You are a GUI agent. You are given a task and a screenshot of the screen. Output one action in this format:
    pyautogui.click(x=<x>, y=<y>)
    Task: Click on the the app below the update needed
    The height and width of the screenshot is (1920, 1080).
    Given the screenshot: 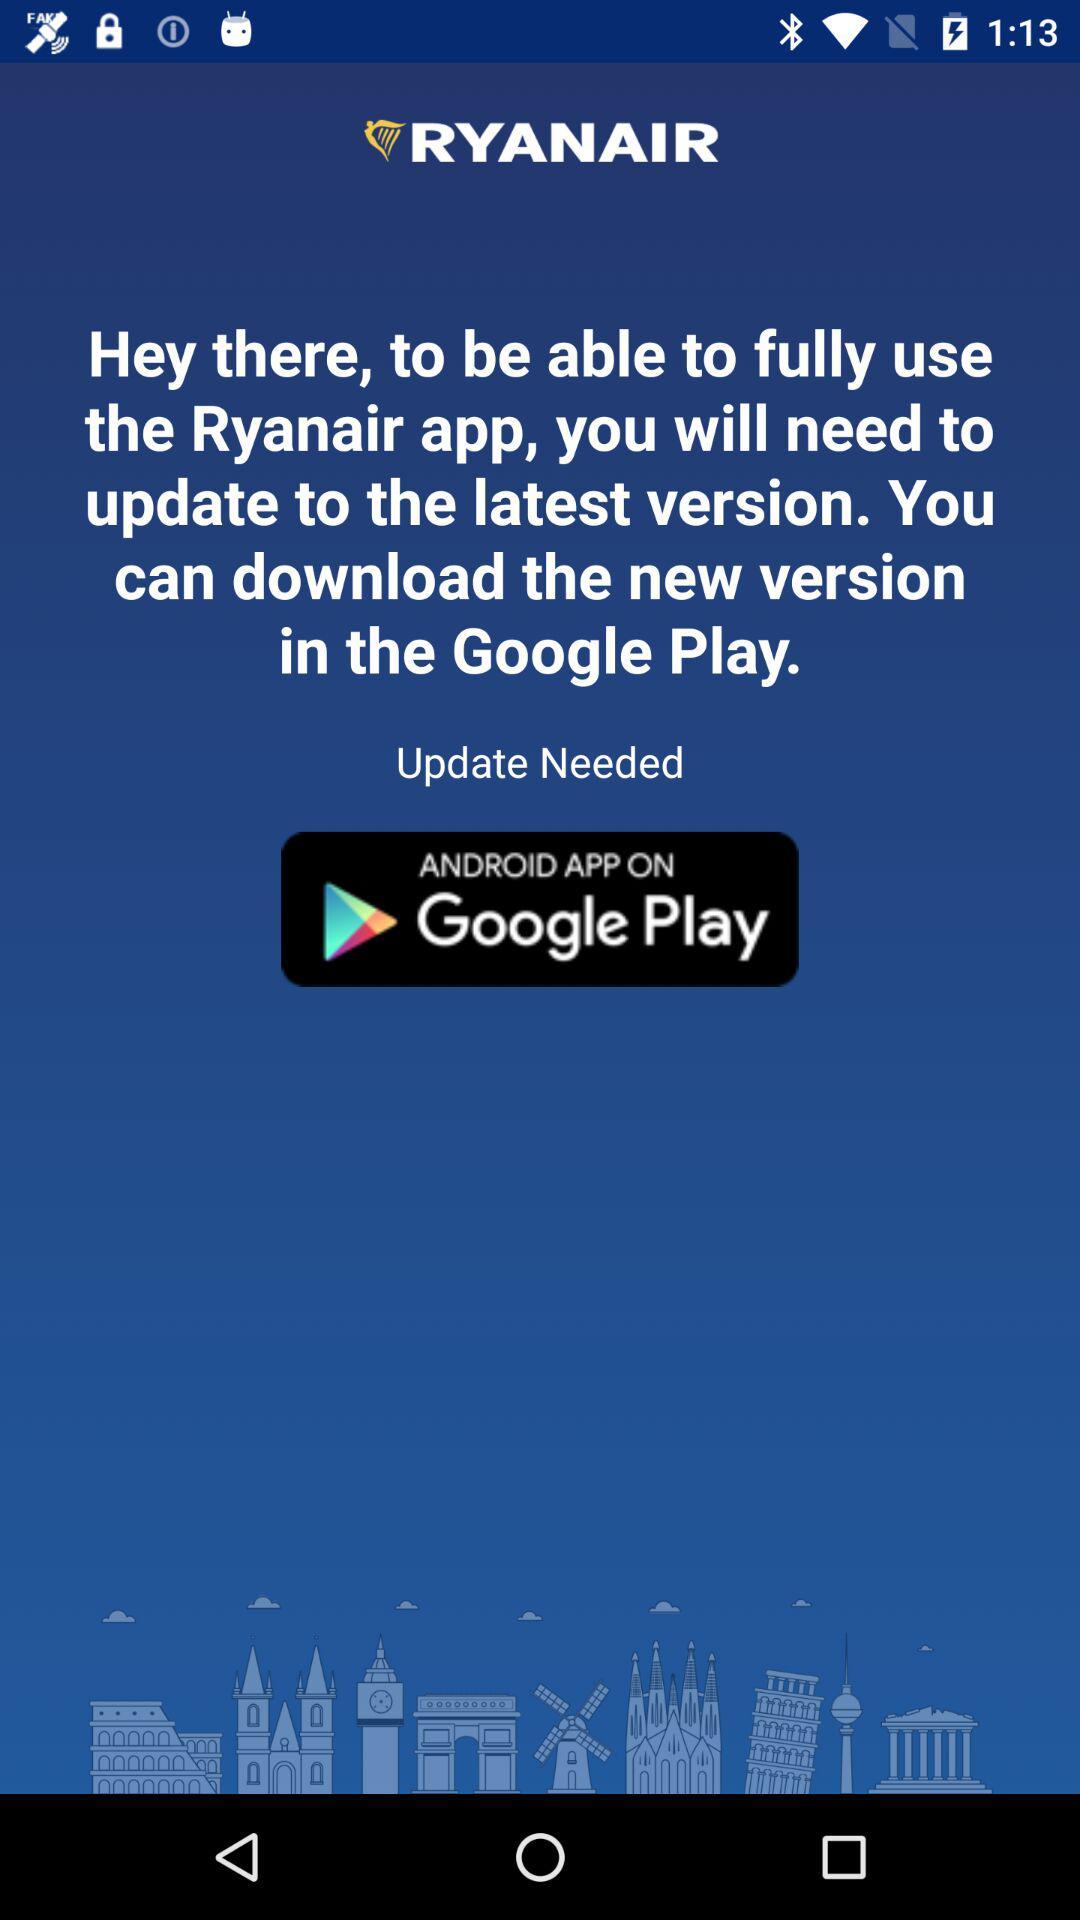 What is the action you would take?
    pyautogui.click(x=540, y=908)
    